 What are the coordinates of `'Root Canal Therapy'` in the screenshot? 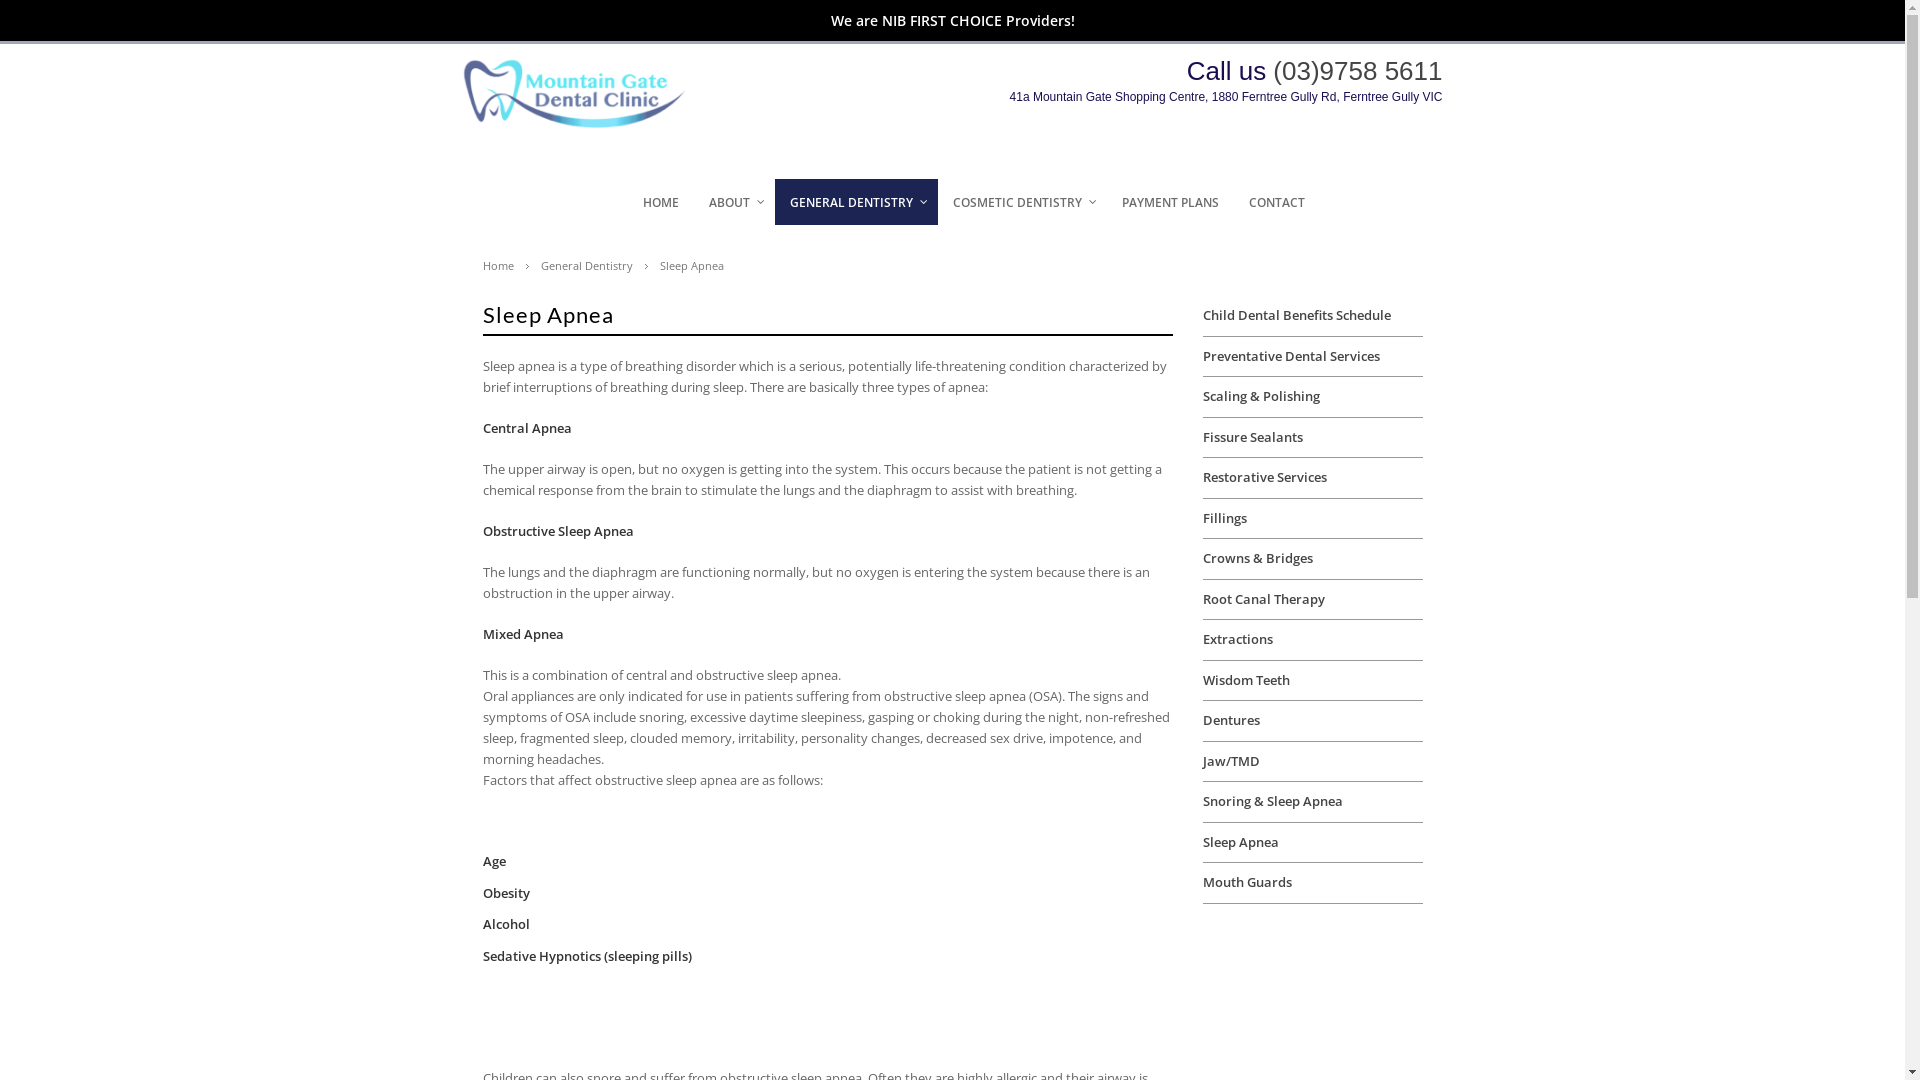 It's located at (1261, 597).